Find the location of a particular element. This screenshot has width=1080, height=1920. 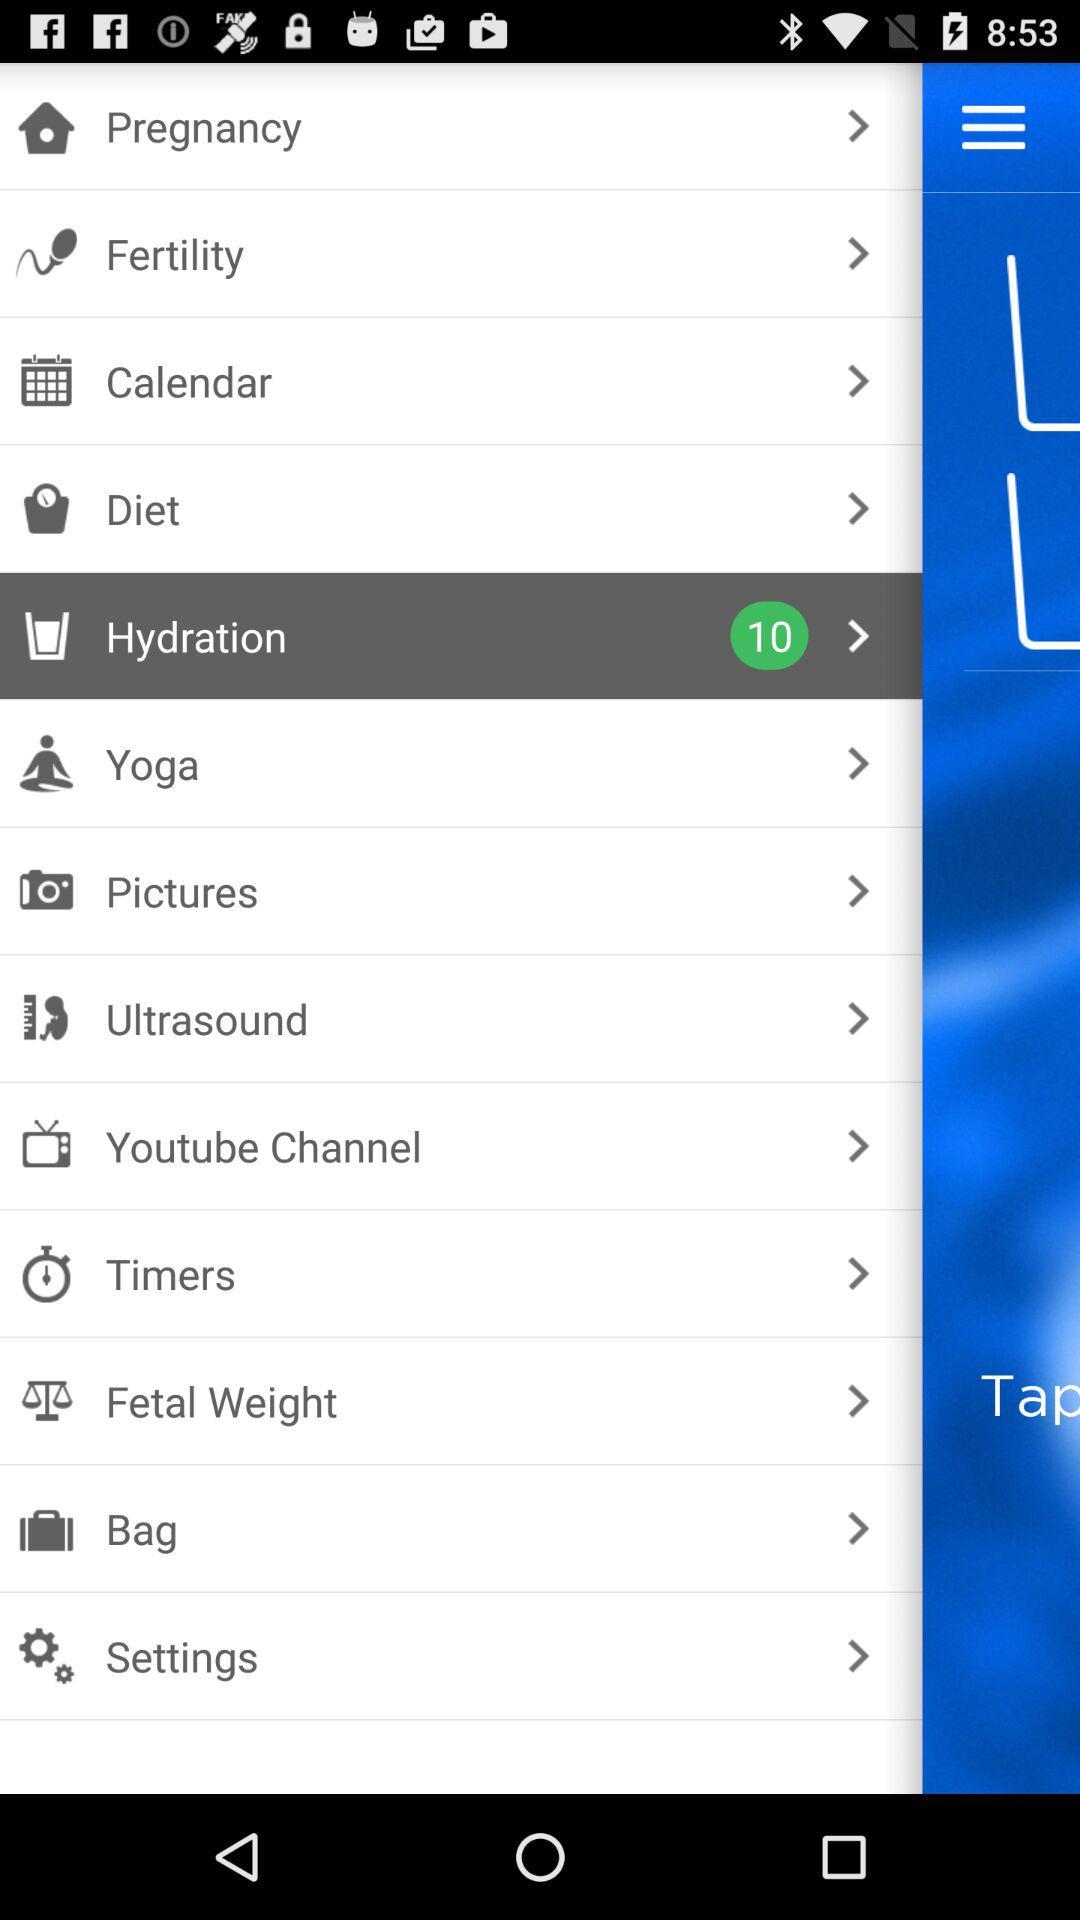

icon above 10 icon is located at coordinates (457, 508).